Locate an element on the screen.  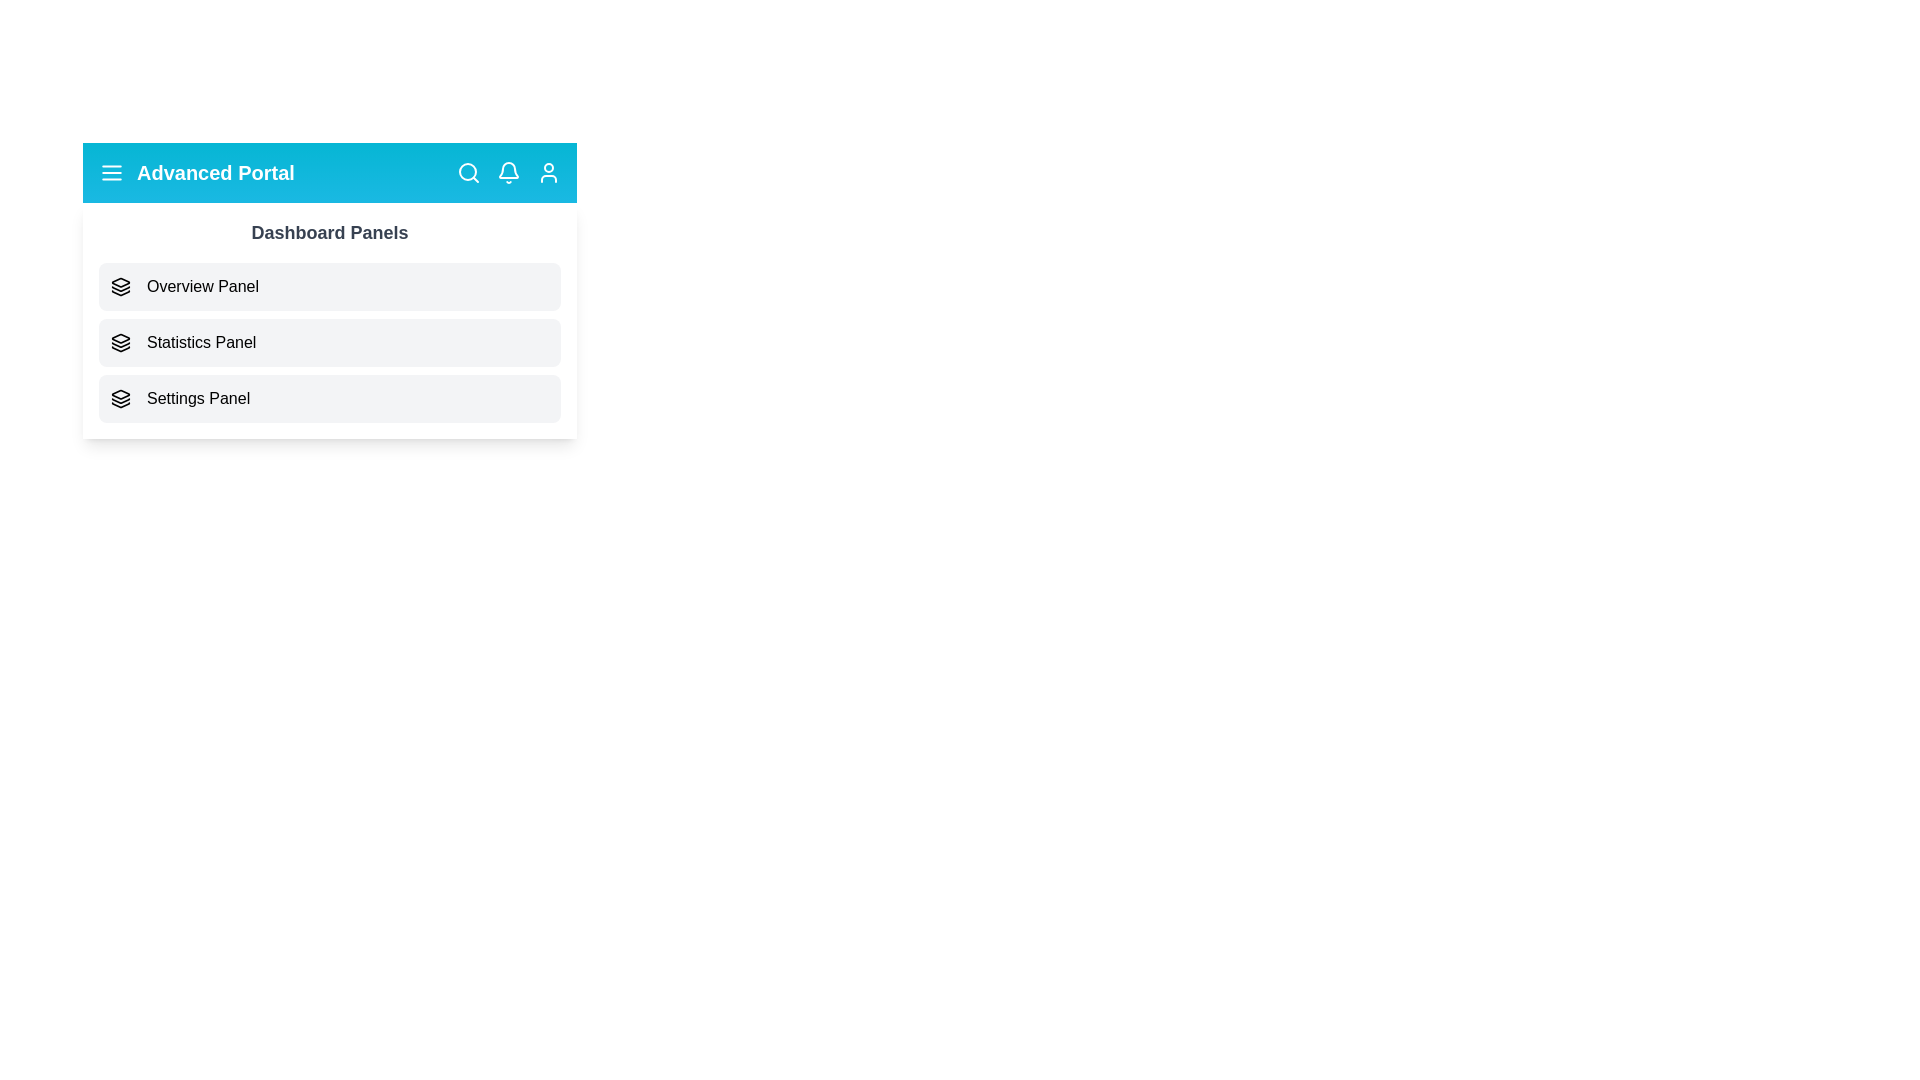
the Statistics Panel panel to view its content is located at coordinates (330, 342).